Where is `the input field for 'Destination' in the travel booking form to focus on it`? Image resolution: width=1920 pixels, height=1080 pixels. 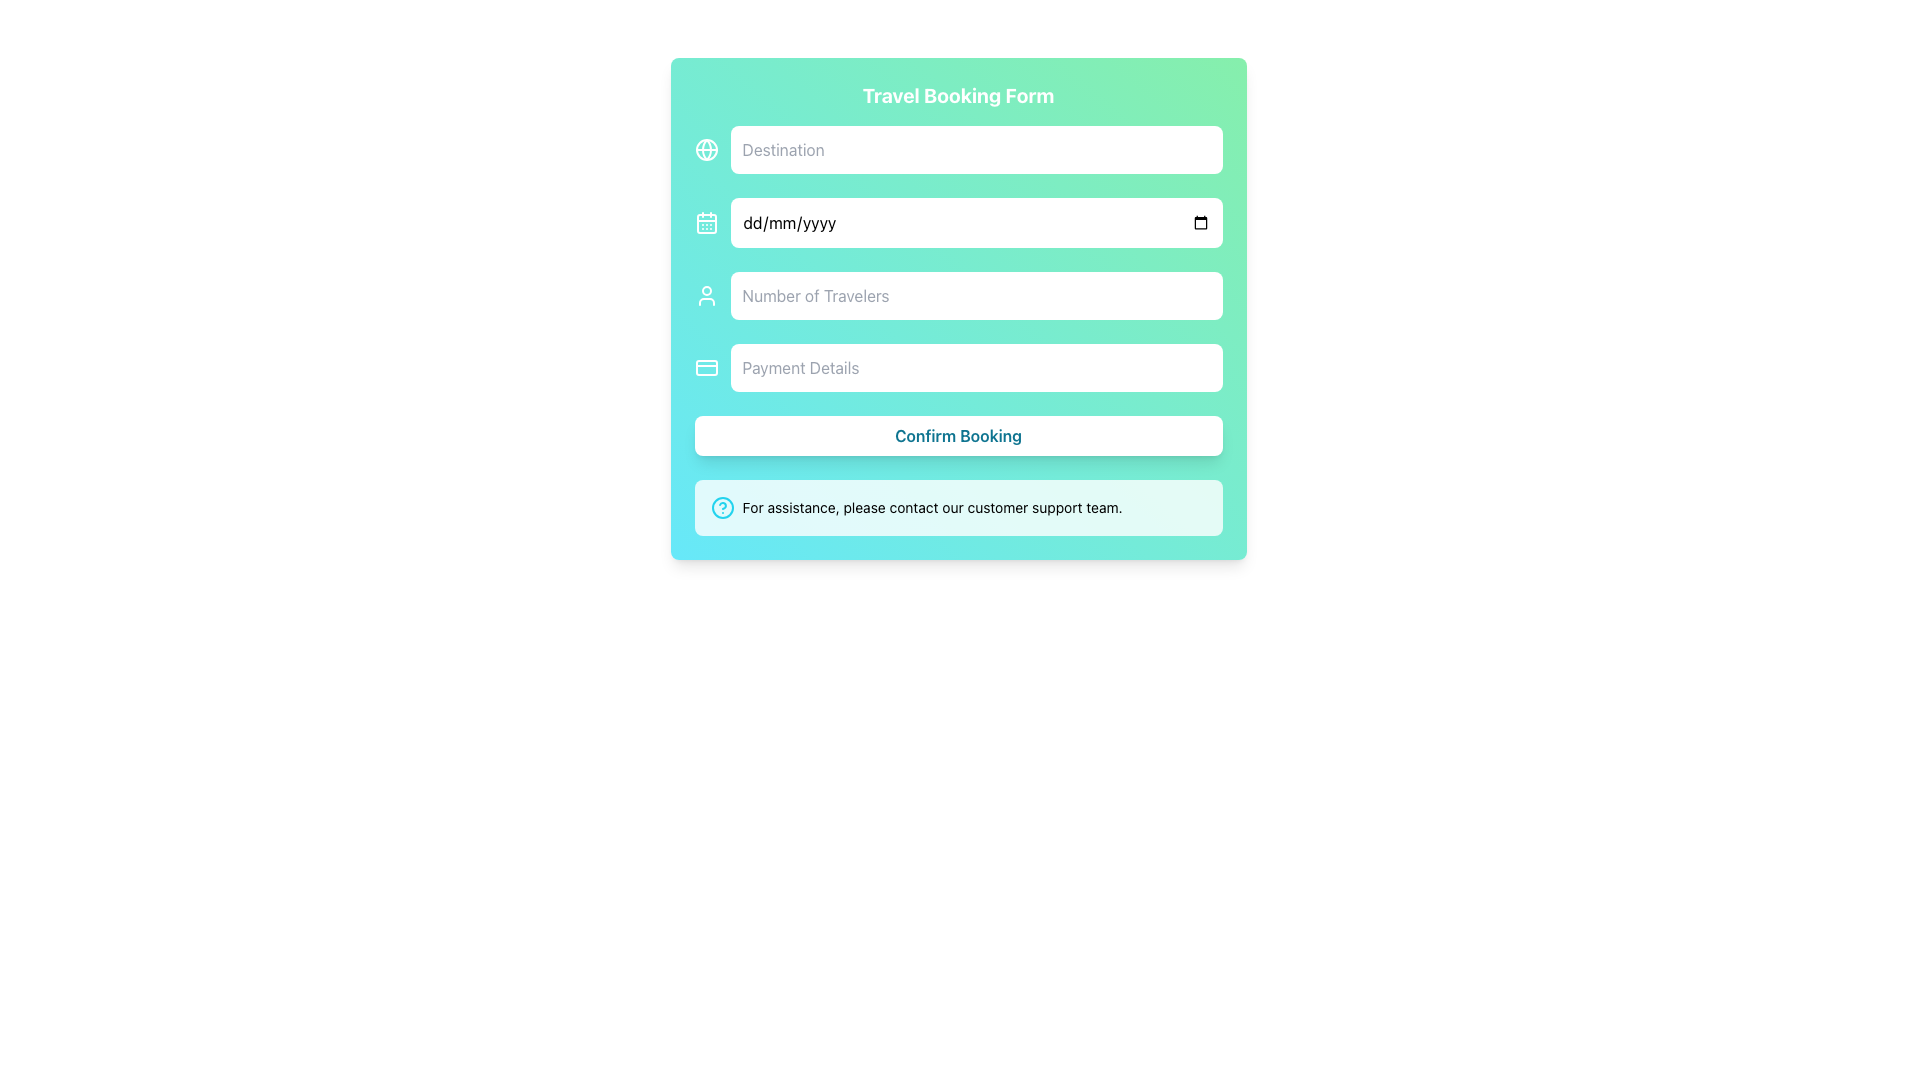 the input field for 'Destination' in the travel booking form to focus on it is located at coordinates (957, 149).